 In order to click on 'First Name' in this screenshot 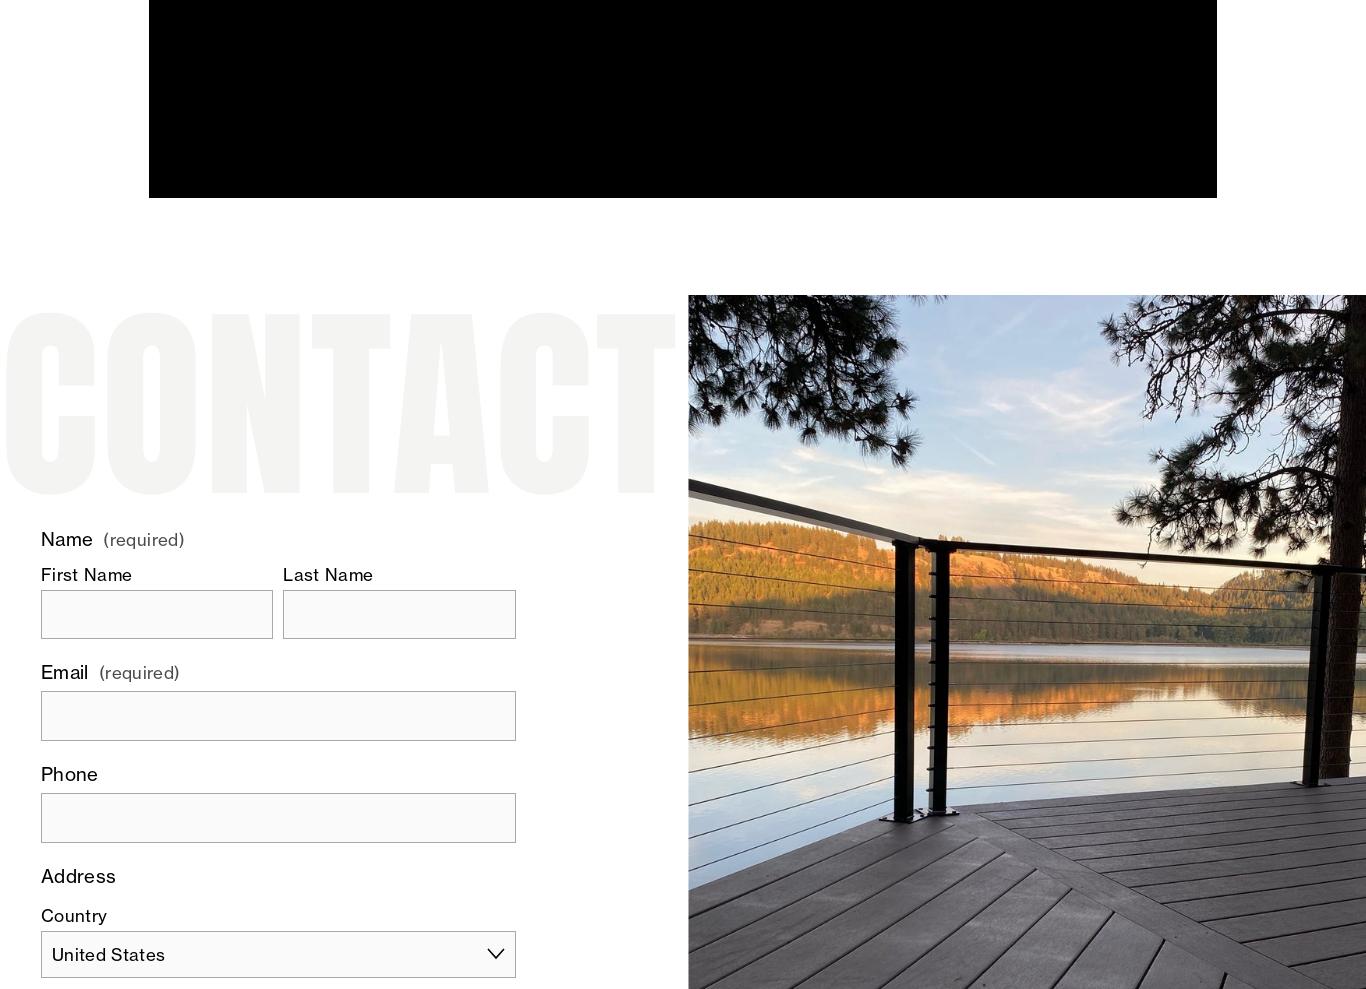, I will do `click(86, 573)`.